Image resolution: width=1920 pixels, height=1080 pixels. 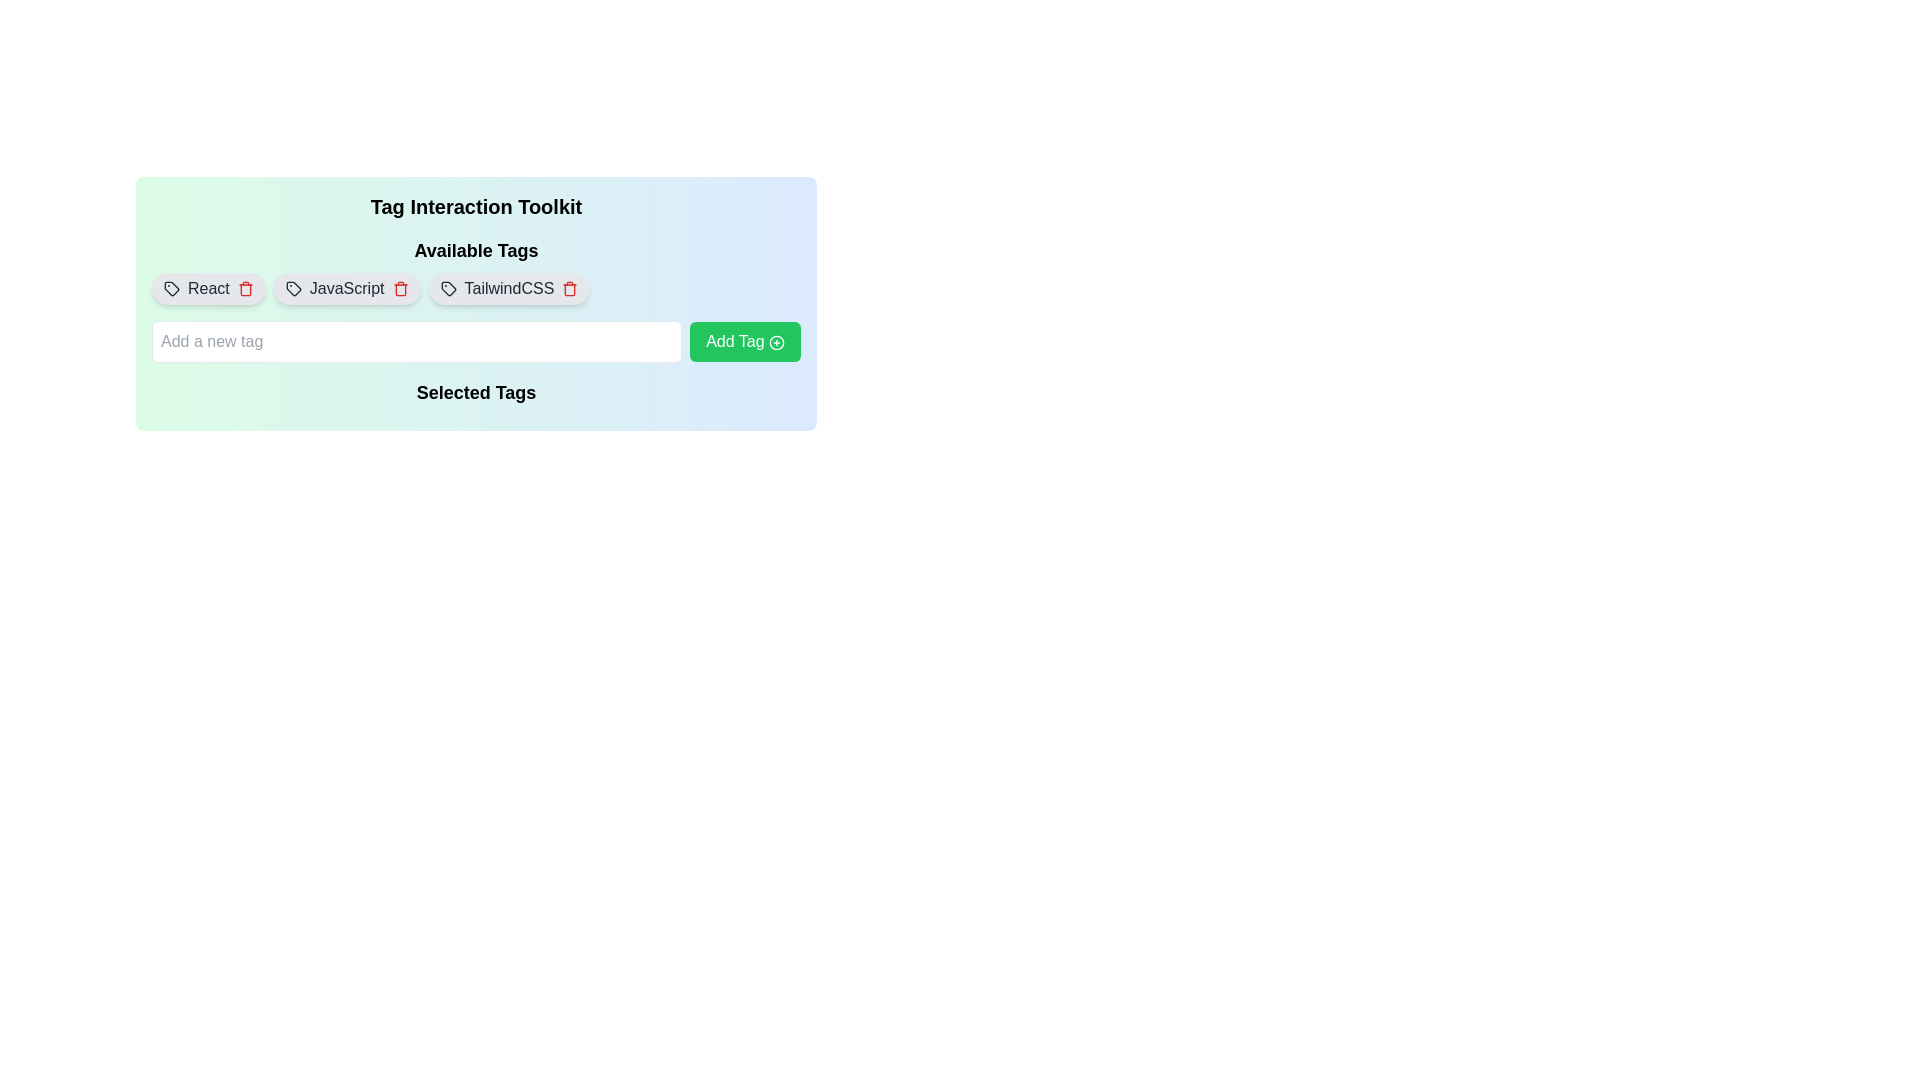 I want to click on the icon button located to the right of the 'JavaScript' tag, so click(x=400, y=289).